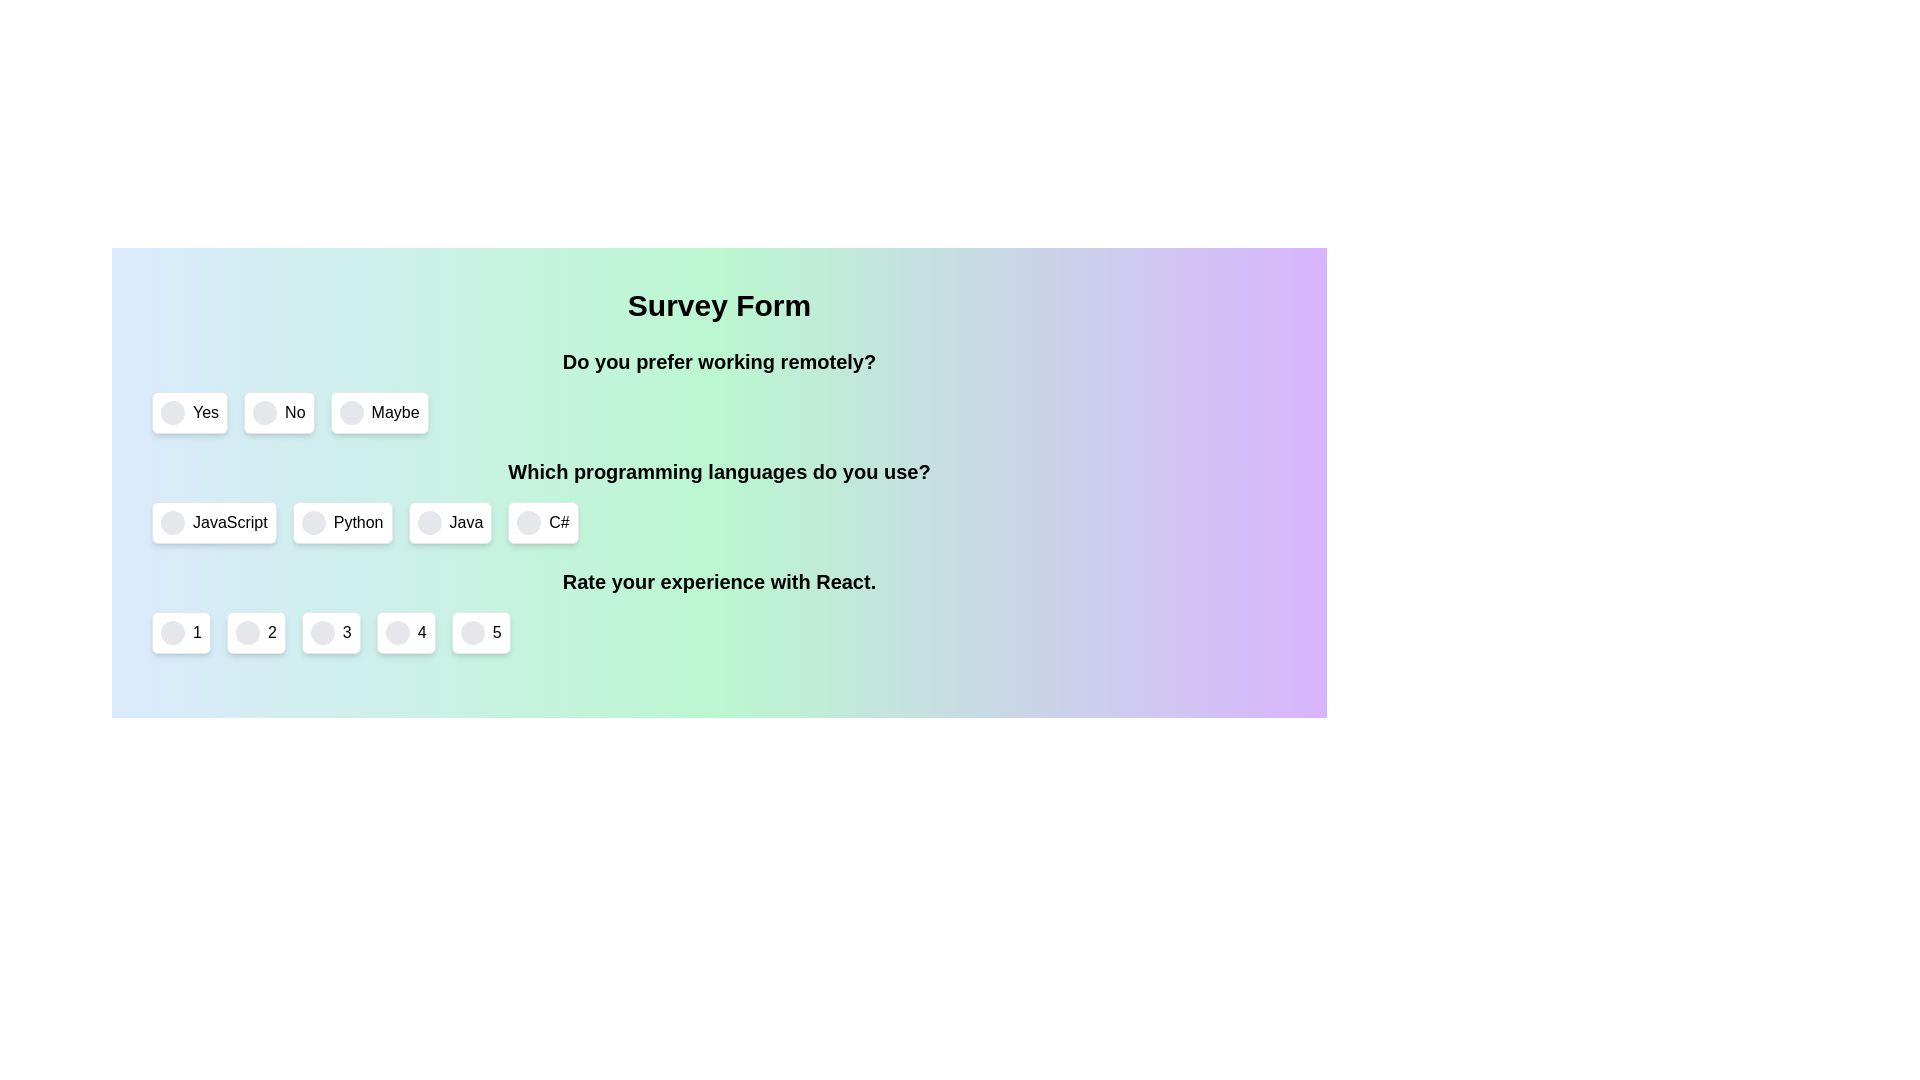  What do you see at coordinates (559, 522) in the screenshot?
I see `the label representing the programming language C#, which is the fourth option in the second row under the heading 'Which programming languages do you use?'` at bounding box center [559, 522].